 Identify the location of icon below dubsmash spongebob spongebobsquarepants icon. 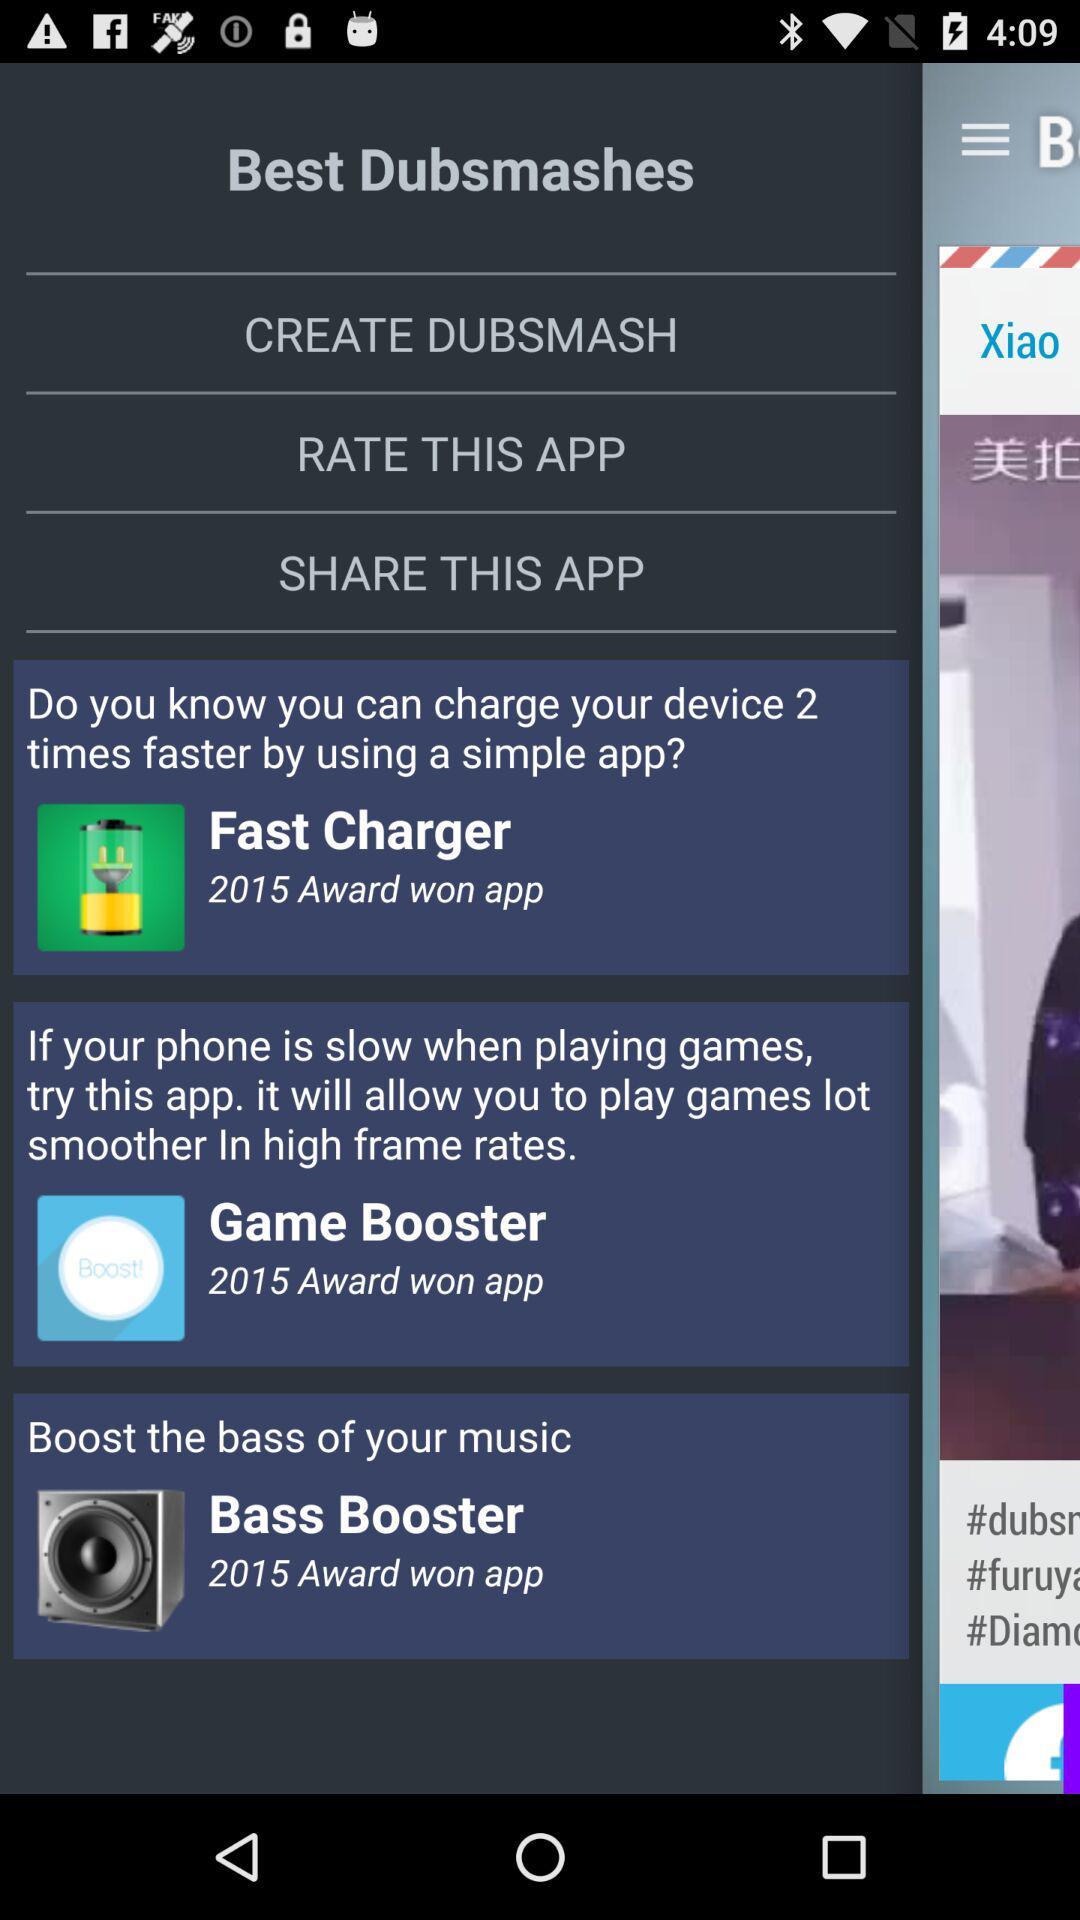
(1009, 1740).